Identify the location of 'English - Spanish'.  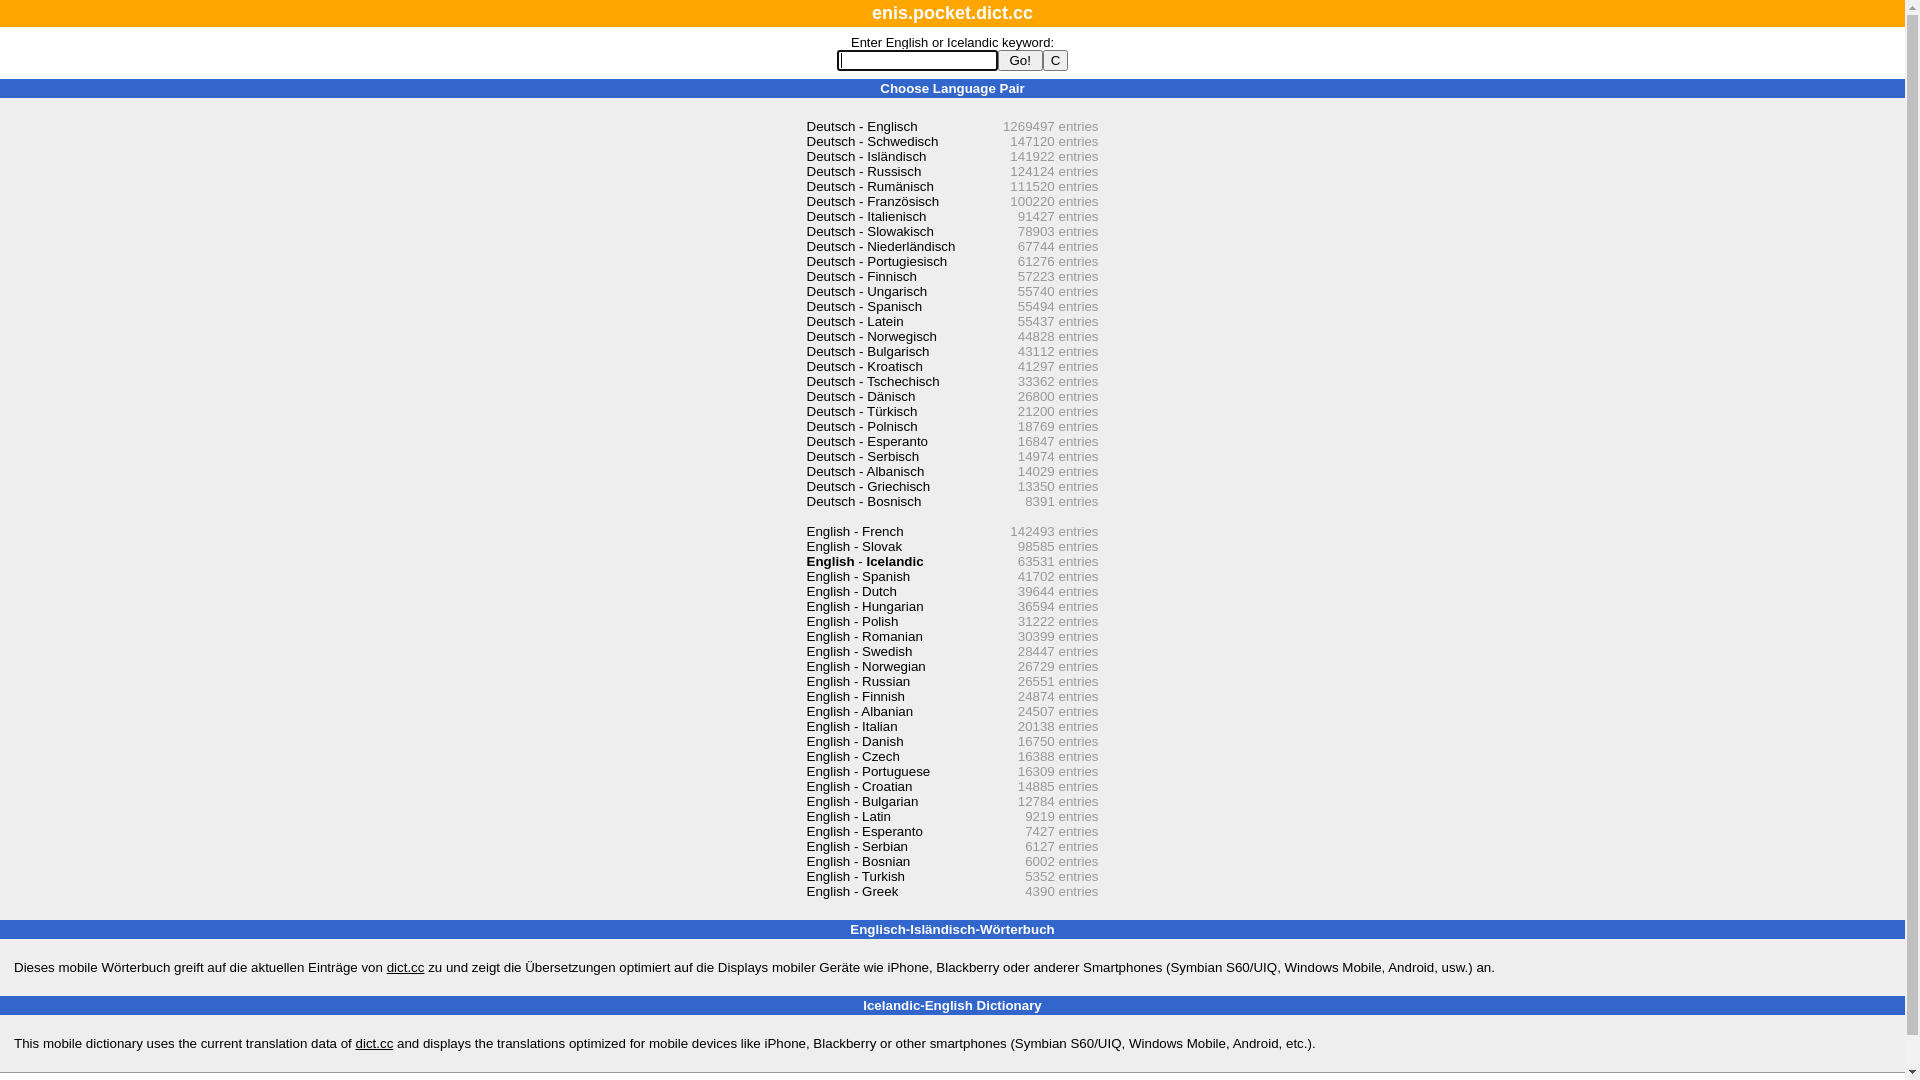
(858, 576).